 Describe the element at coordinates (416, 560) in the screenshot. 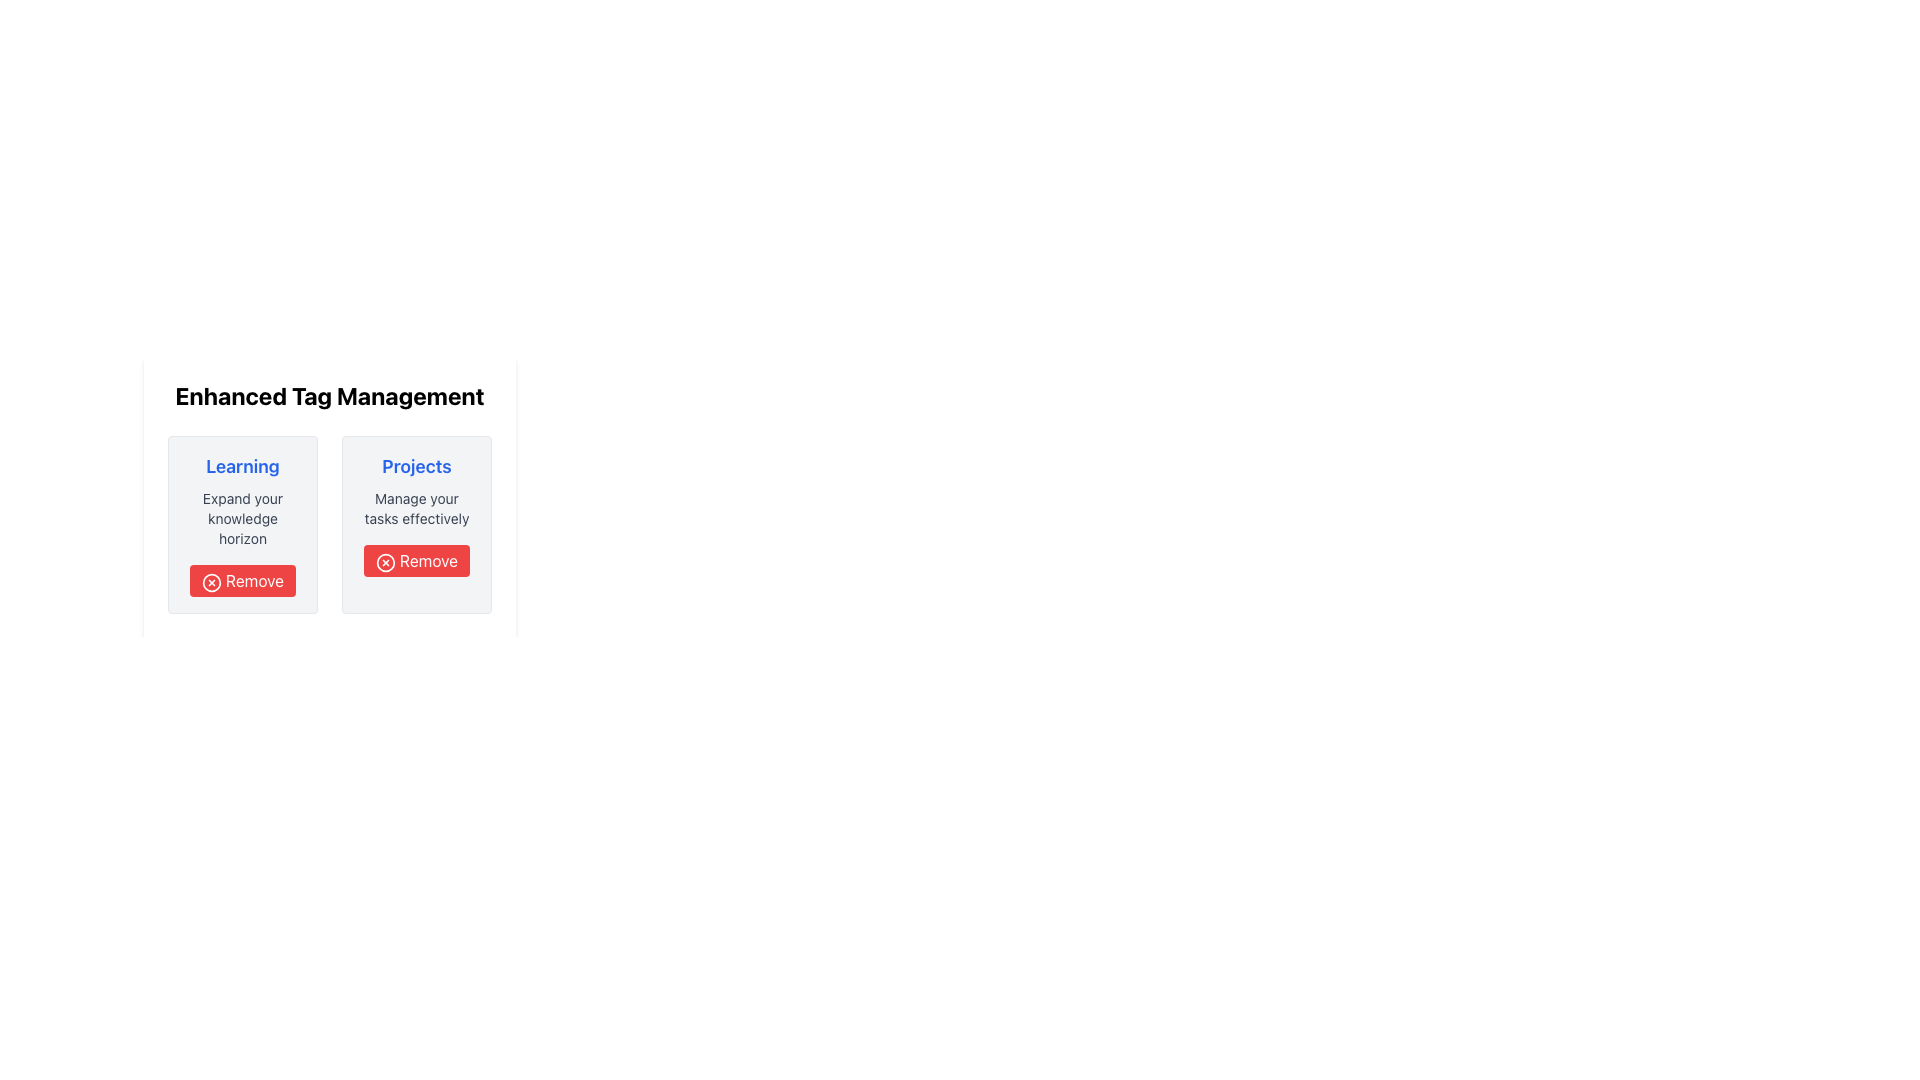

I see `the 'Remove' button with a red background and white text, located at the bottom of the 'Projects' section` at that location.